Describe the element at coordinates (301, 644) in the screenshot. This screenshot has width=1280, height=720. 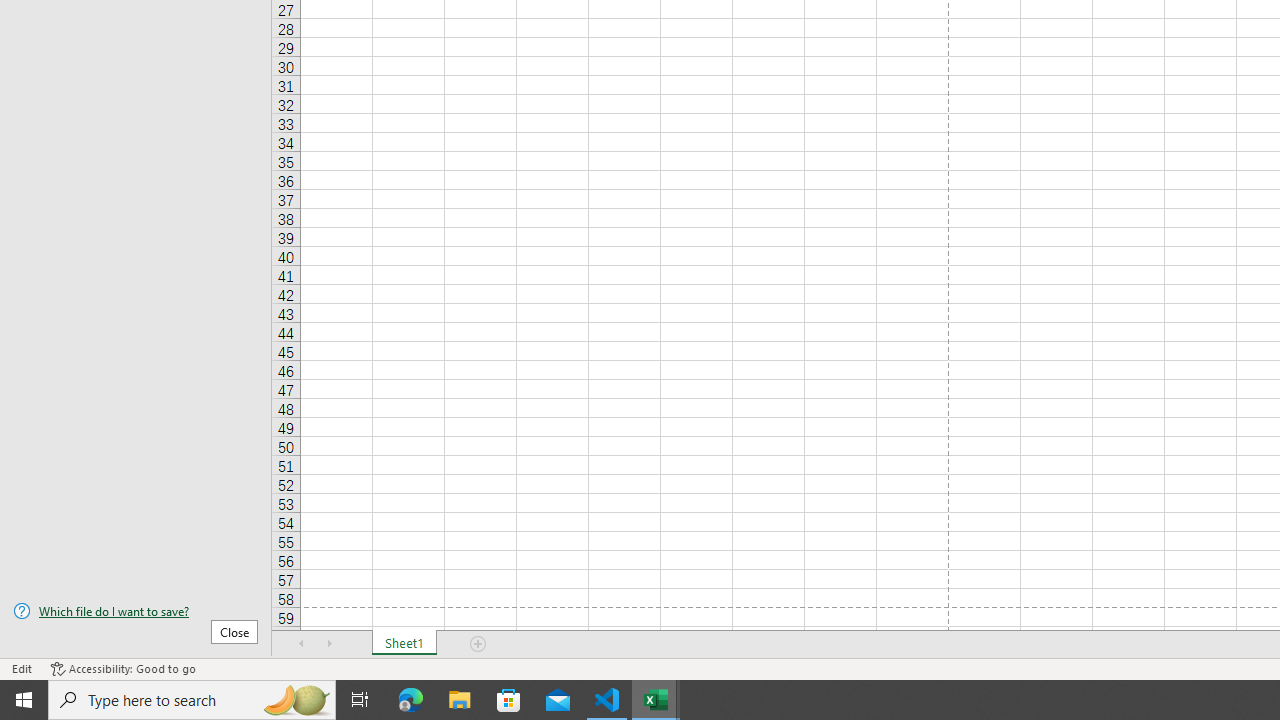
I see `'Scroll Left'` at that location.